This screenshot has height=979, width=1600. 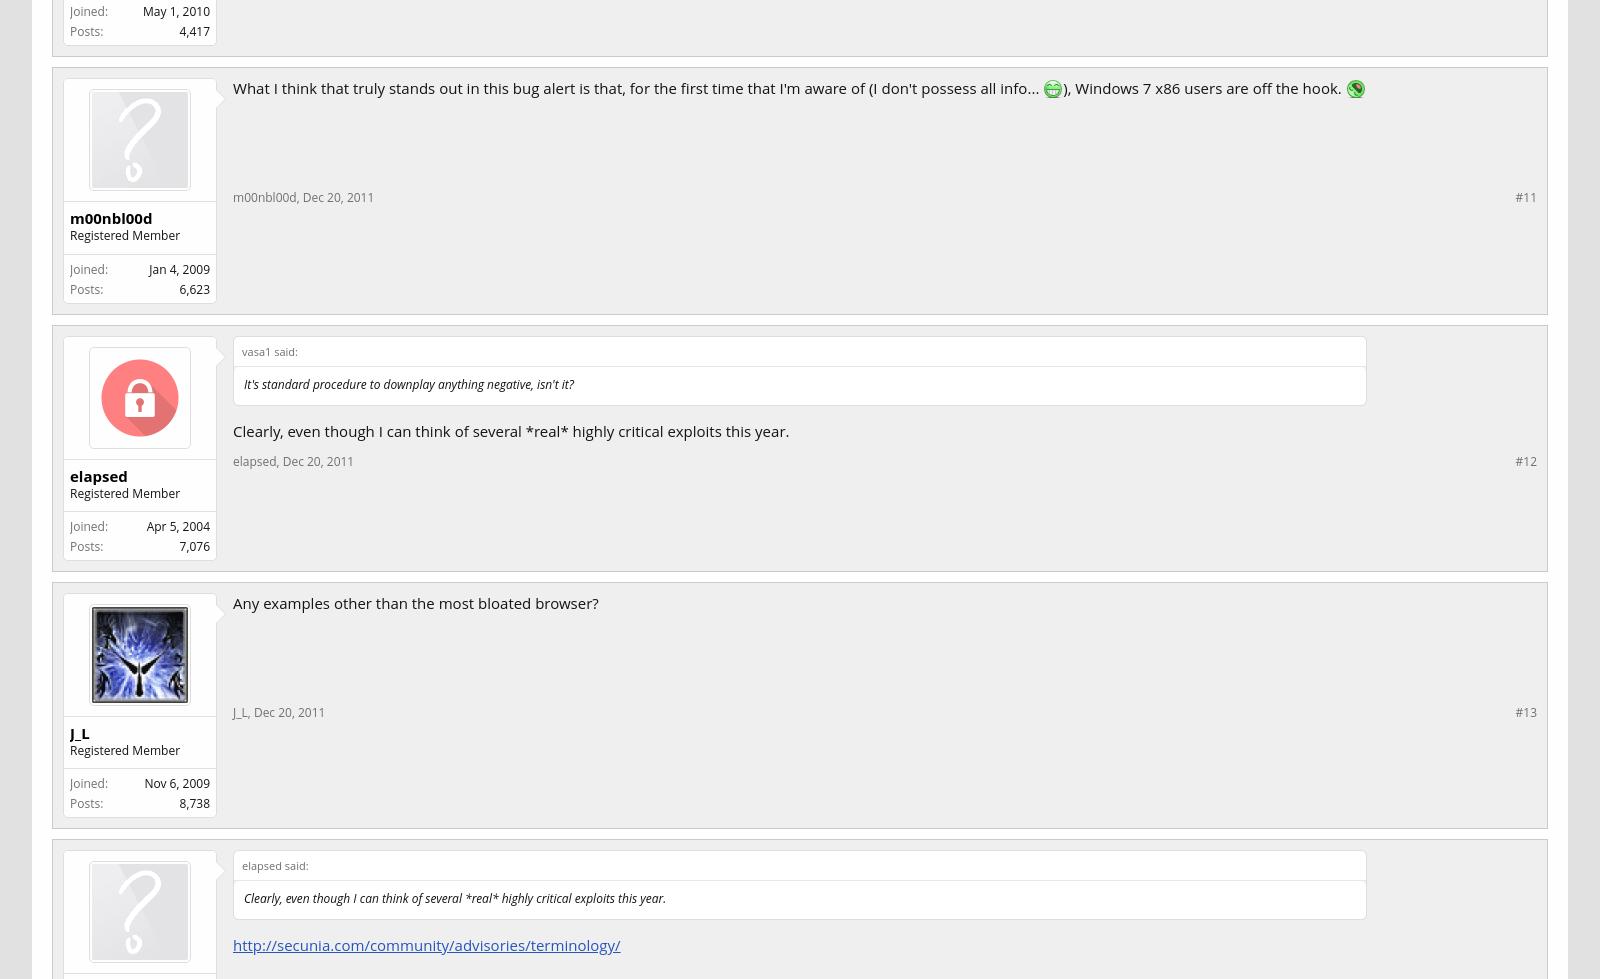 What do you see at coordinates (269, 350) in the screenshot?
I see `'vasa1 said:'` at bounding box center [269, 350].